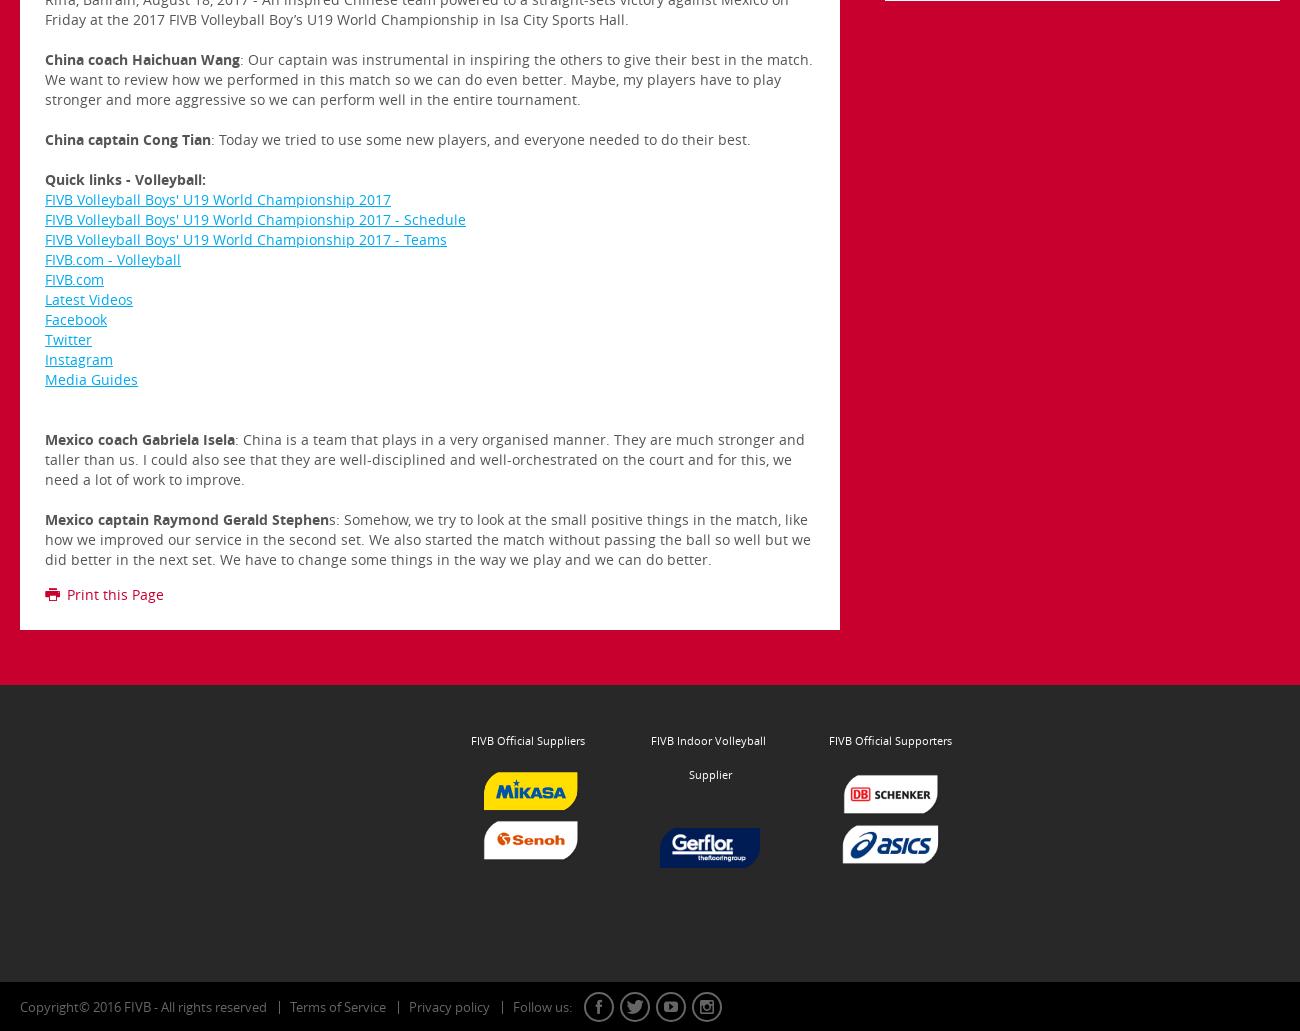  Describe the element at coordinates (79, 358) in the screenshot. I see `'Instagram'` at that location.